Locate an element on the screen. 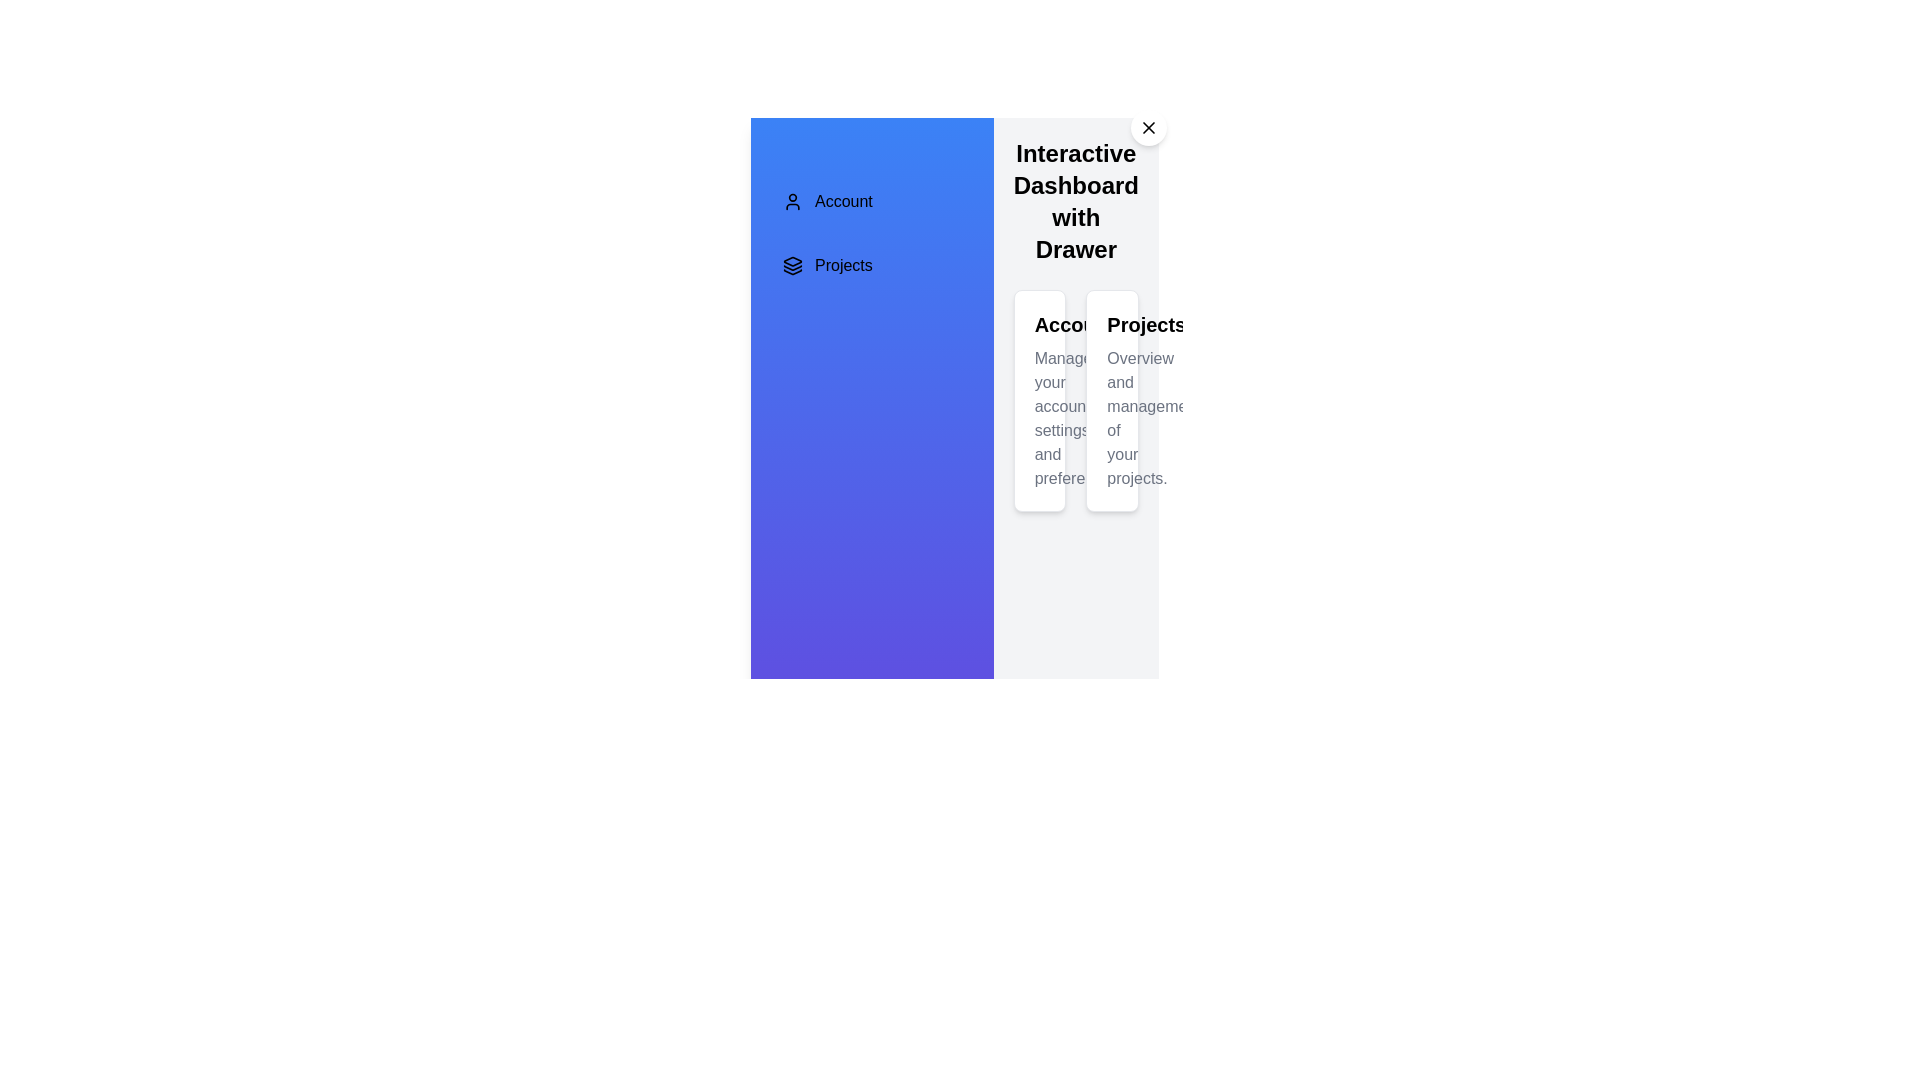 The image size is (1920, 1080). the menu item Projects to view its hover effect is located at coordinates (872, 265).